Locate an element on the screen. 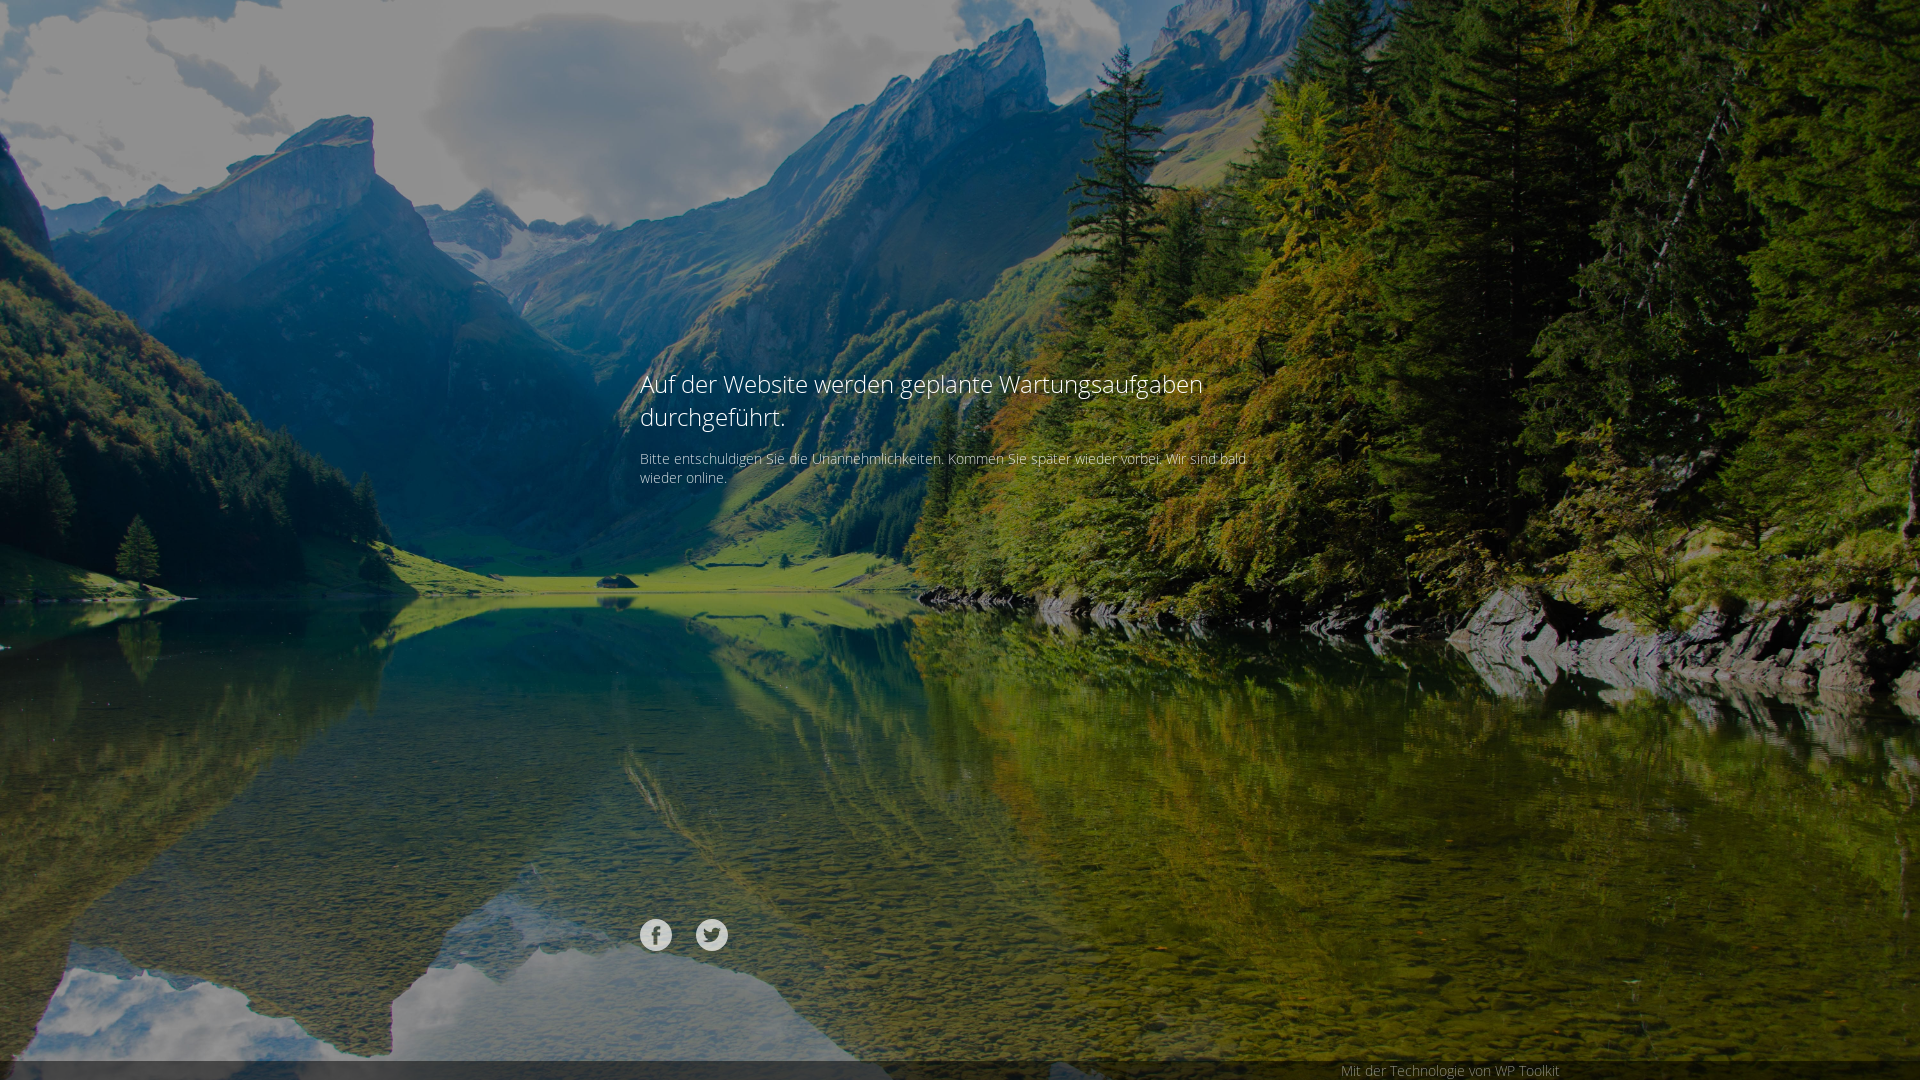 The width and height of the screenshot is (1920, 1080). 'Twitter' is located at coordinates (711, 934).